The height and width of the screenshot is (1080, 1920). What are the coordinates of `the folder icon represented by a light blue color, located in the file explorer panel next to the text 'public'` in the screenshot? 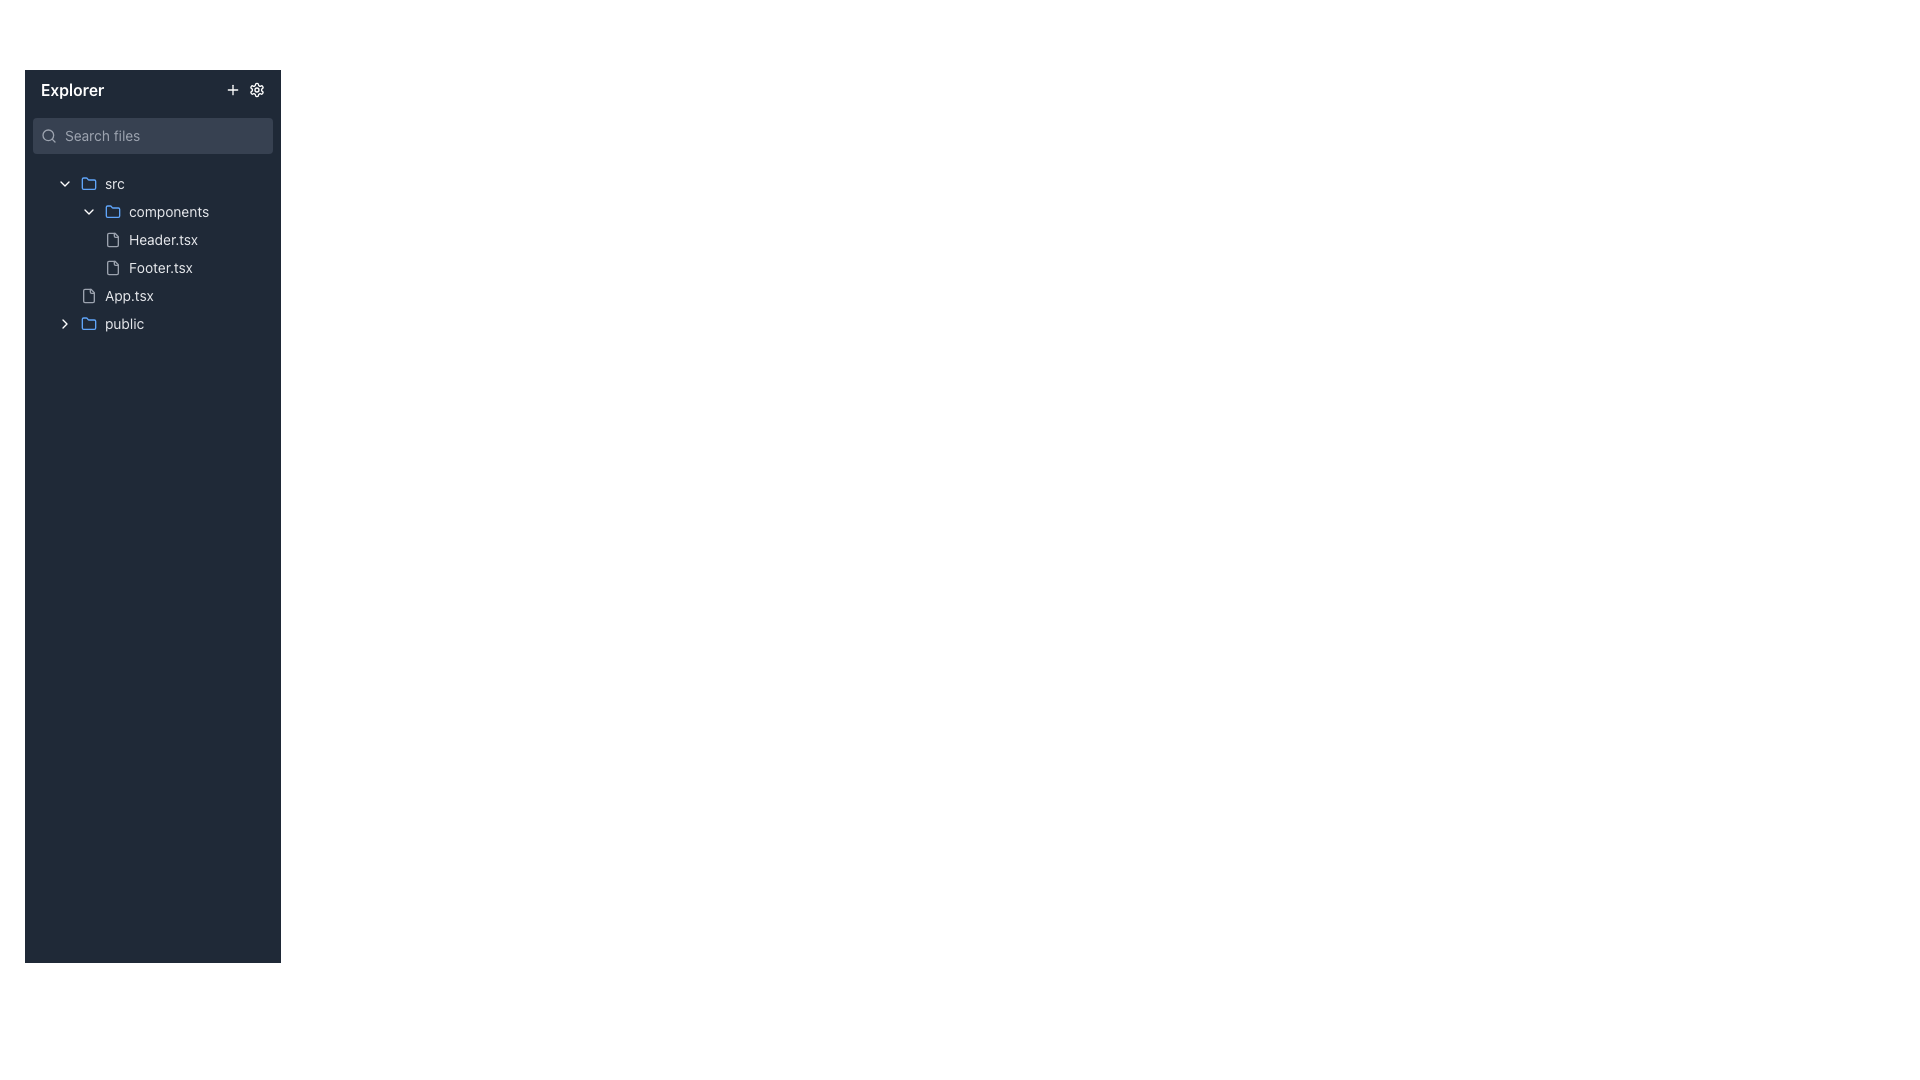 It's located at (88, 322).